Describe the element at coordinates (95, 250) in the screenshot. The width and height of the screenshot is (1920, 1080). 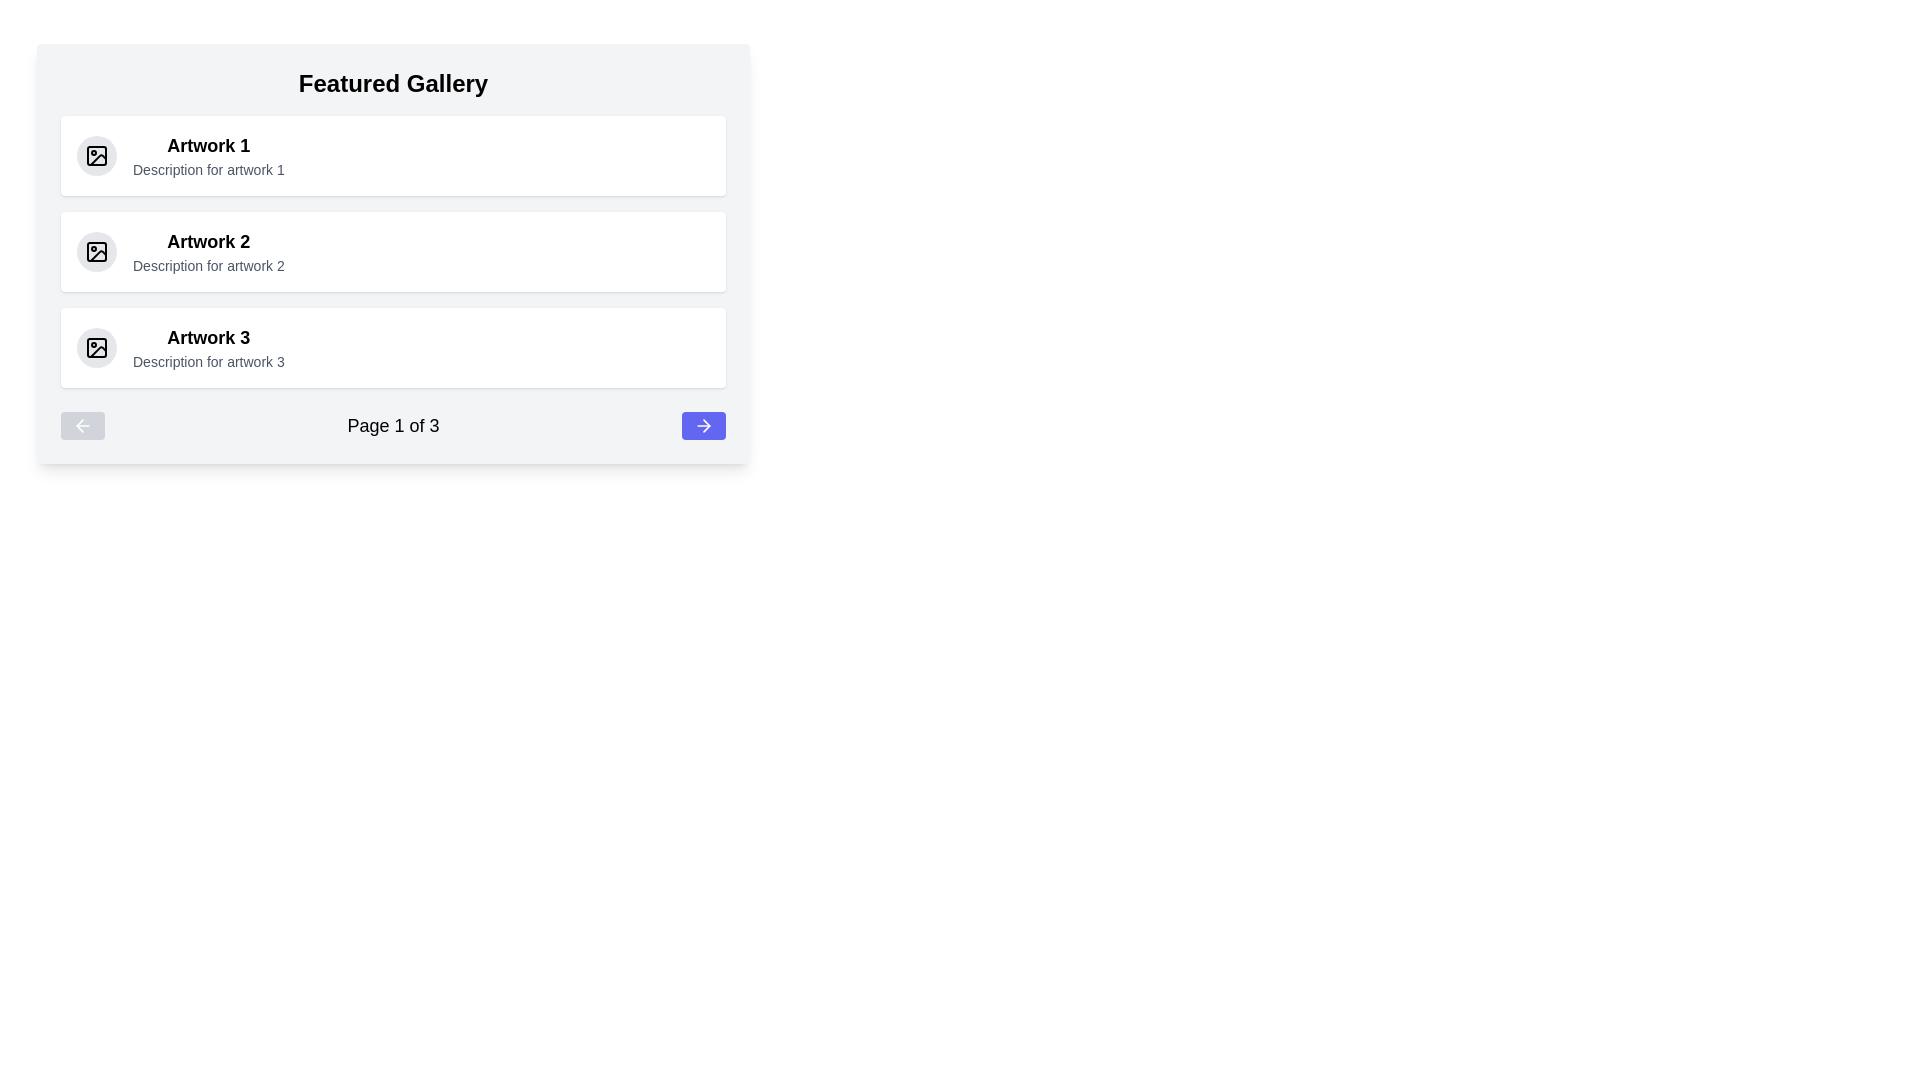
I see `the SVG icon resembling a picture frame with rounded corners located in the second row of the 'Featured Gallery', to the left of the text 'Artwork 2'` at that location.